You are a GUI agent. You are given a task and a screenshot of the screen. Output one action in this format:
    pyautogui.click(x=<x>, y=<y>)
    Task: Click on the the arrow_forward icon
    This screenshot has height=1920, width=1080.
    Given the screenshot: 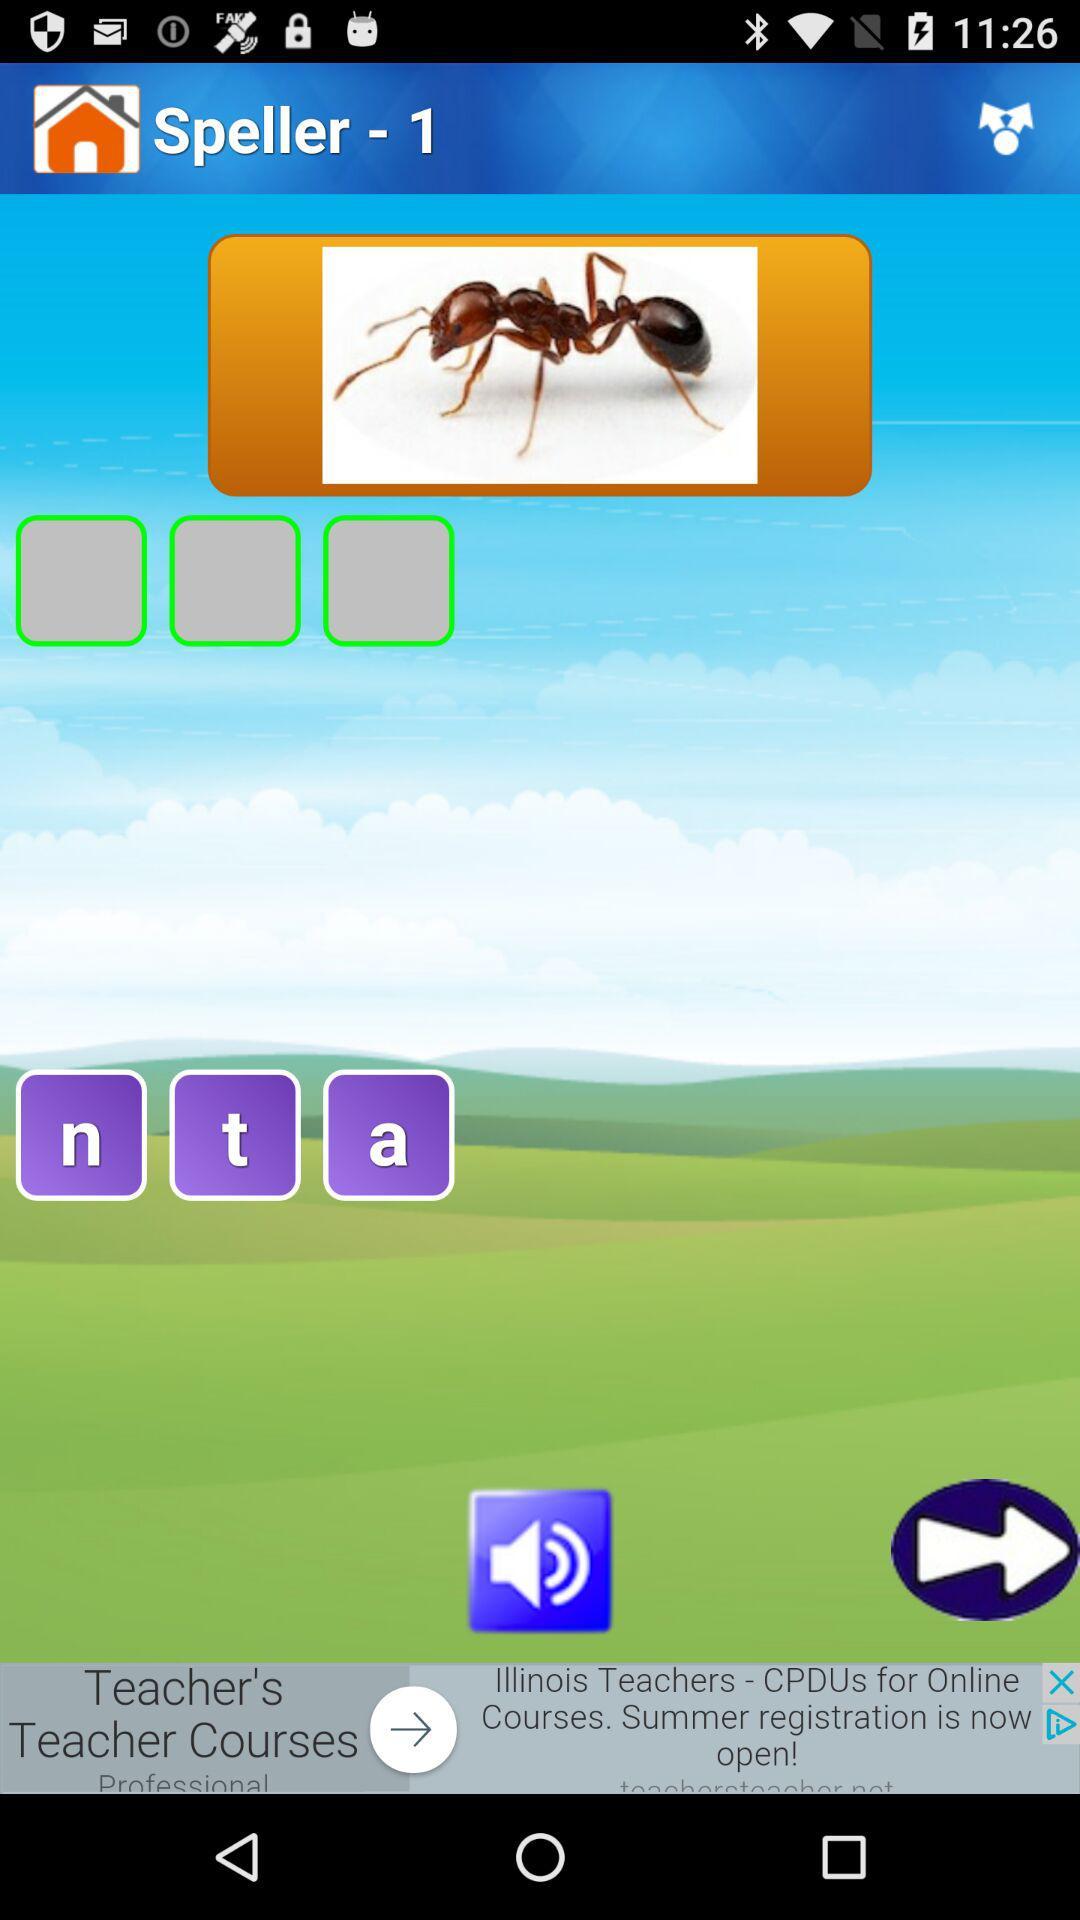 What is the action you would take?
    pyautogui.click(x=984, y=1658)
    